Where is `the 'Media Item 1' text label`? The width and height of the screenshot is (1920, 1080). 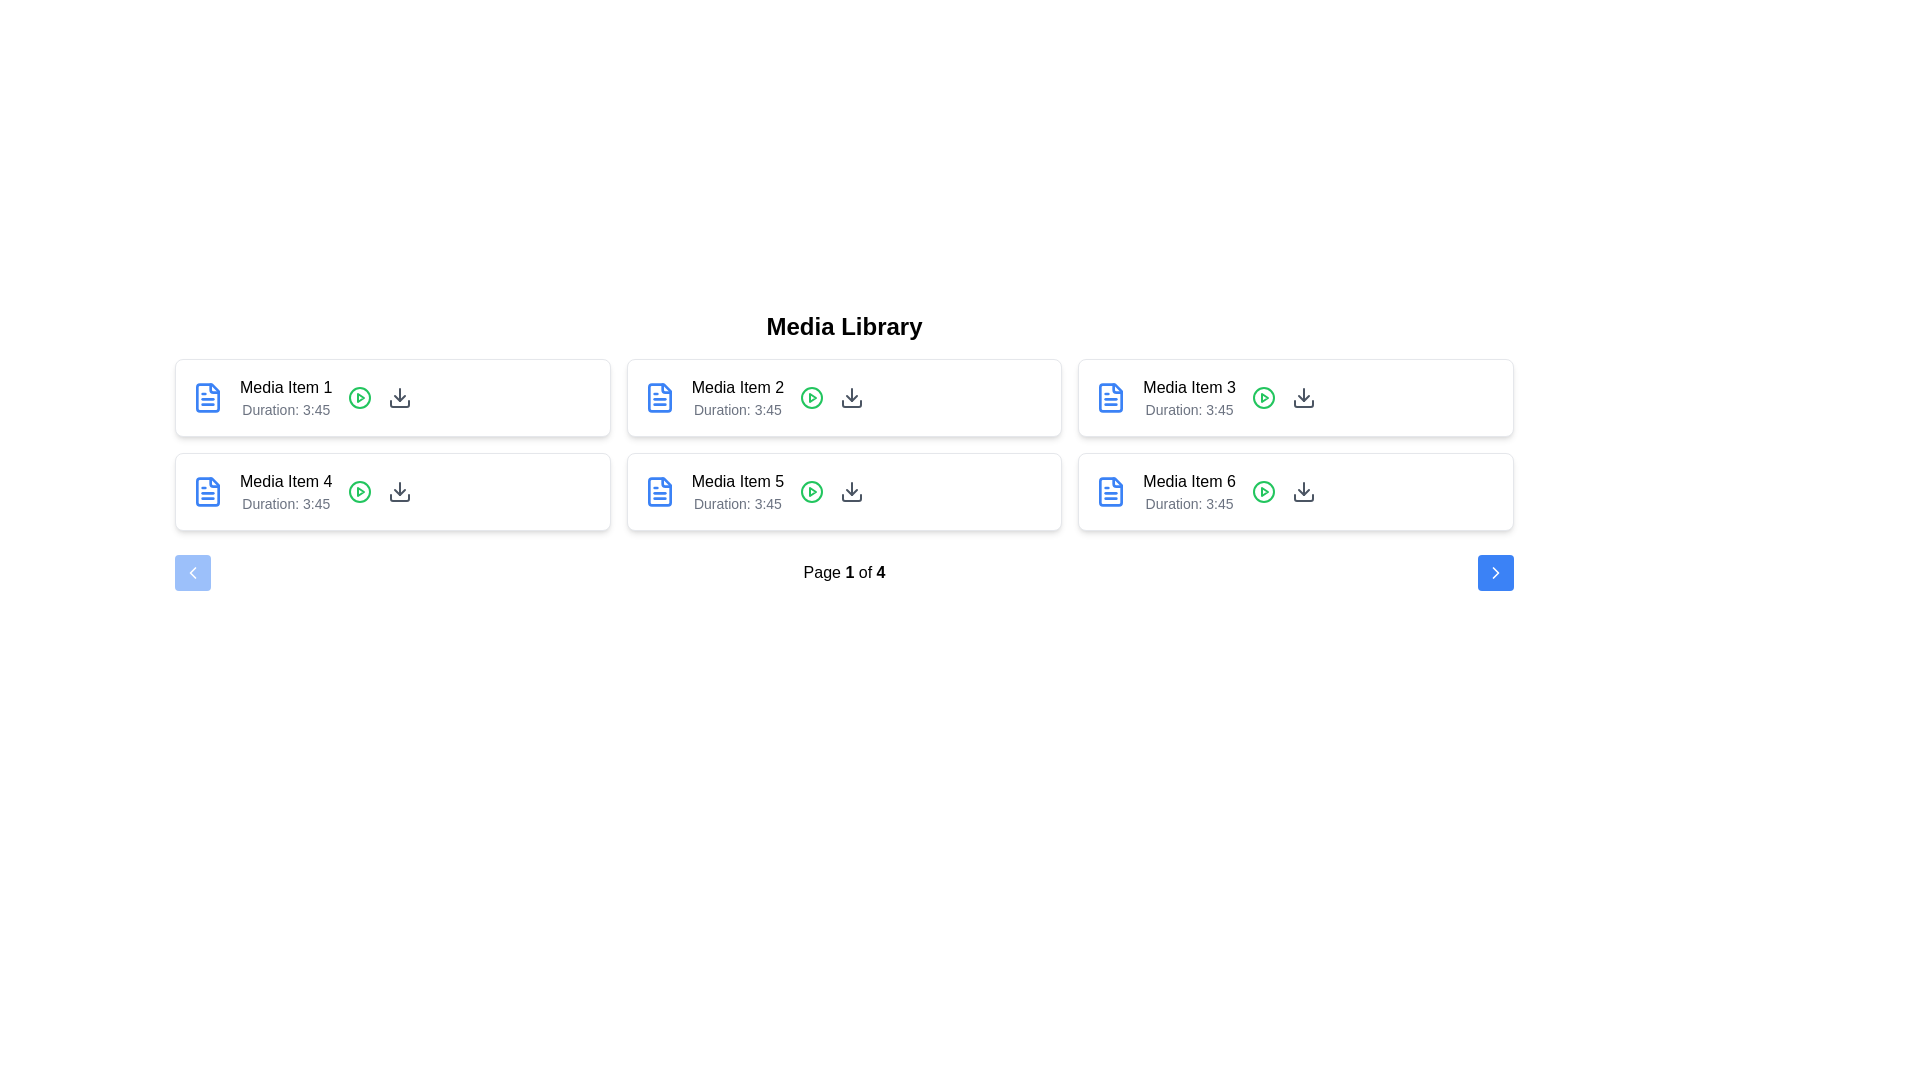 the 'Media Item 1' text label is located at coordinates (285, 388).